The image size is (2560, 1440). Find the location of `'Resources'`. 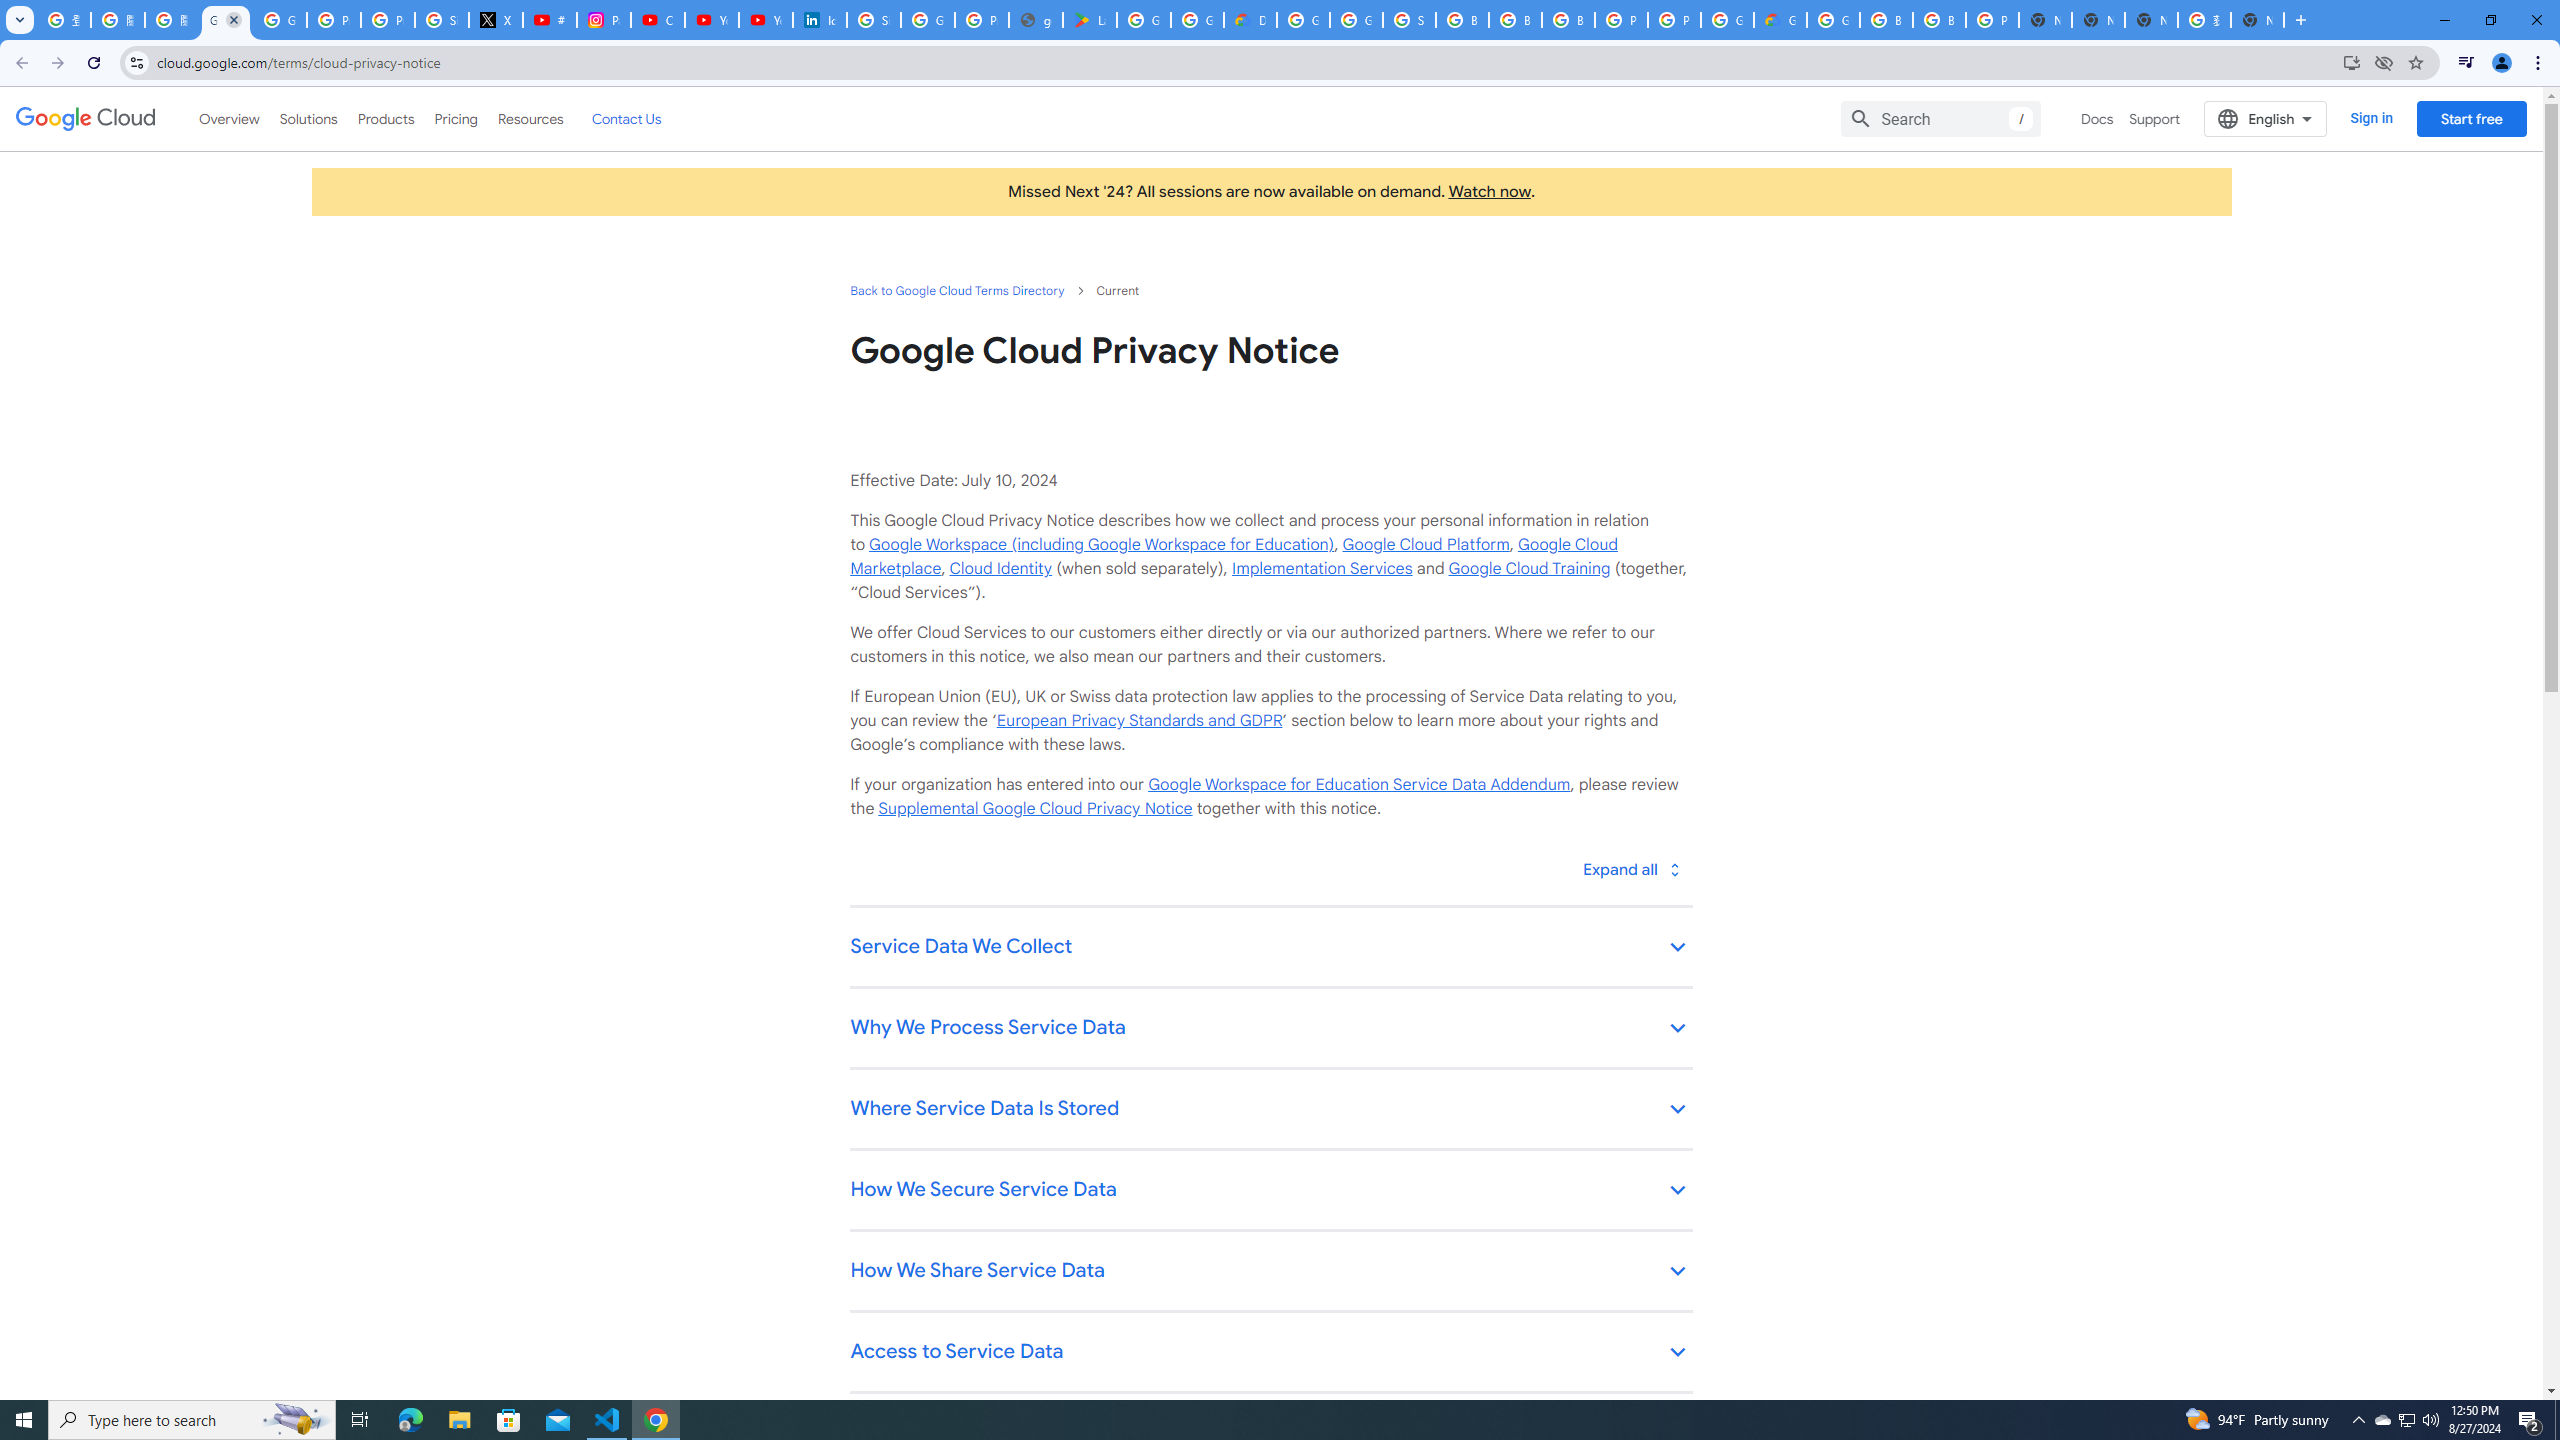

'Resources' is located at coordinates (529, 118).